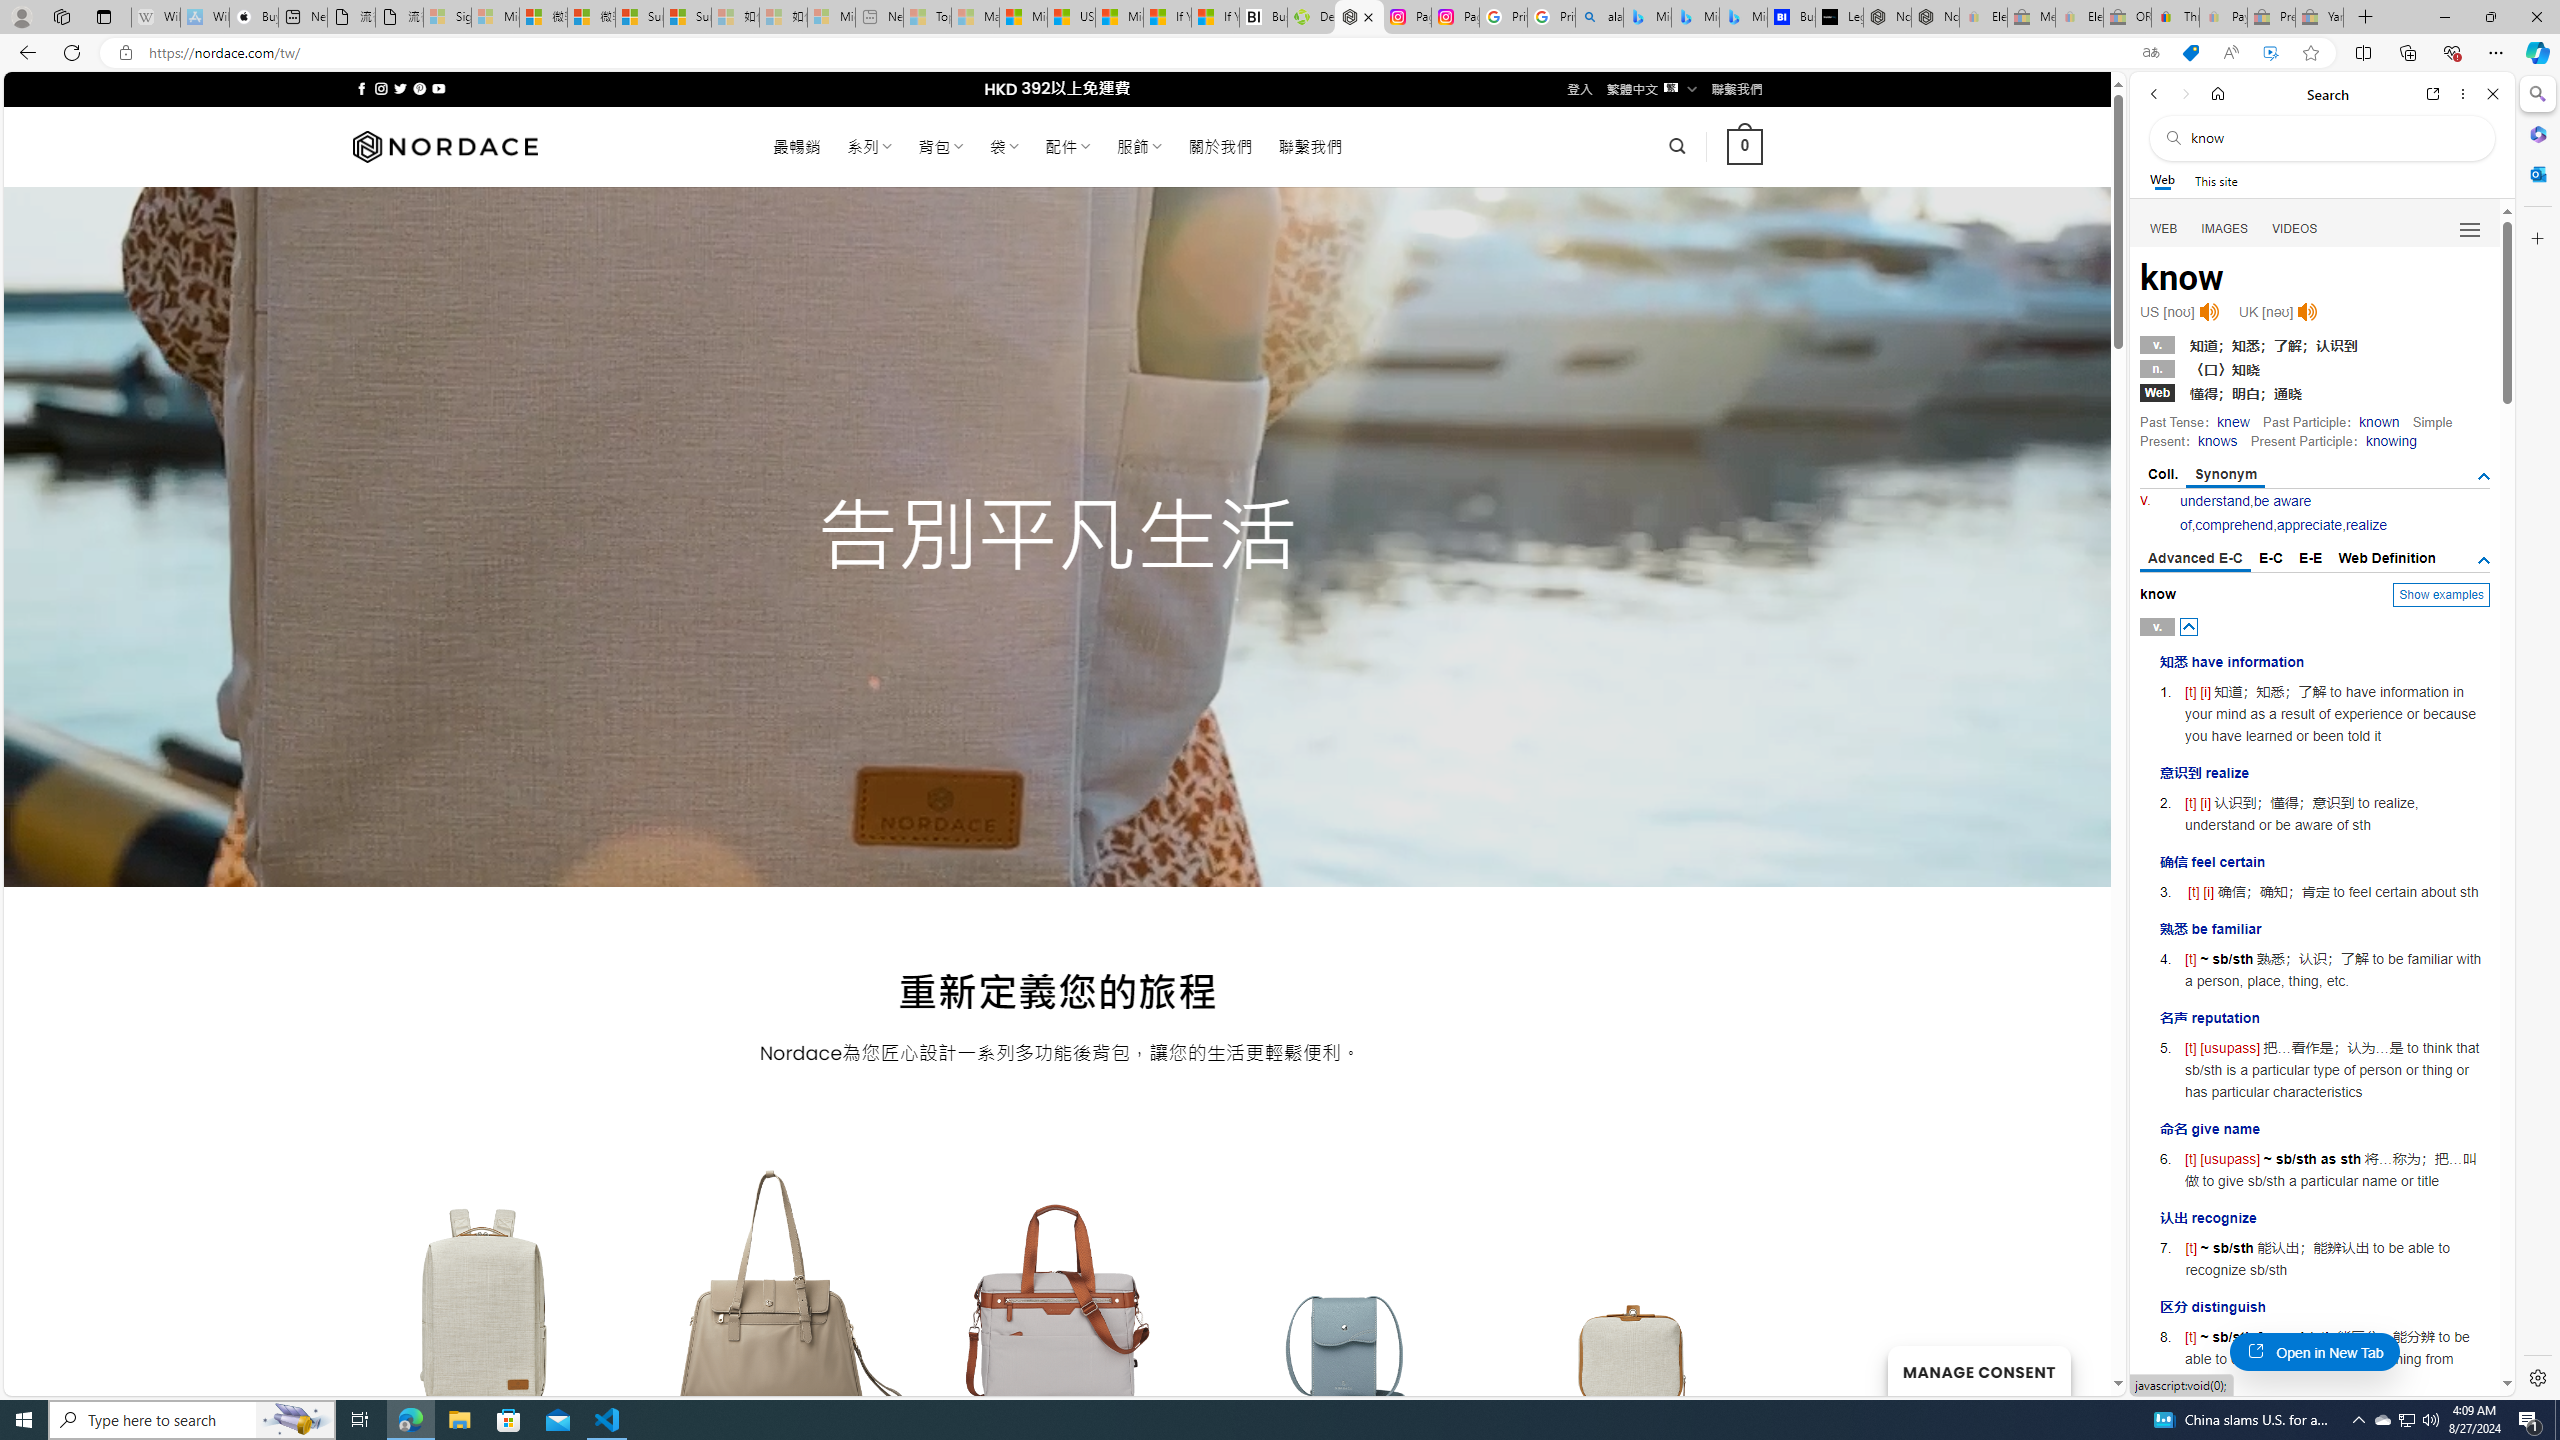 This screenshot has height=1440, width=2560. What do you see at coordinates (2483, 559) in the screenshot?
I see `'AutomationID: tgdef'` at bounding box center [2483, 559].